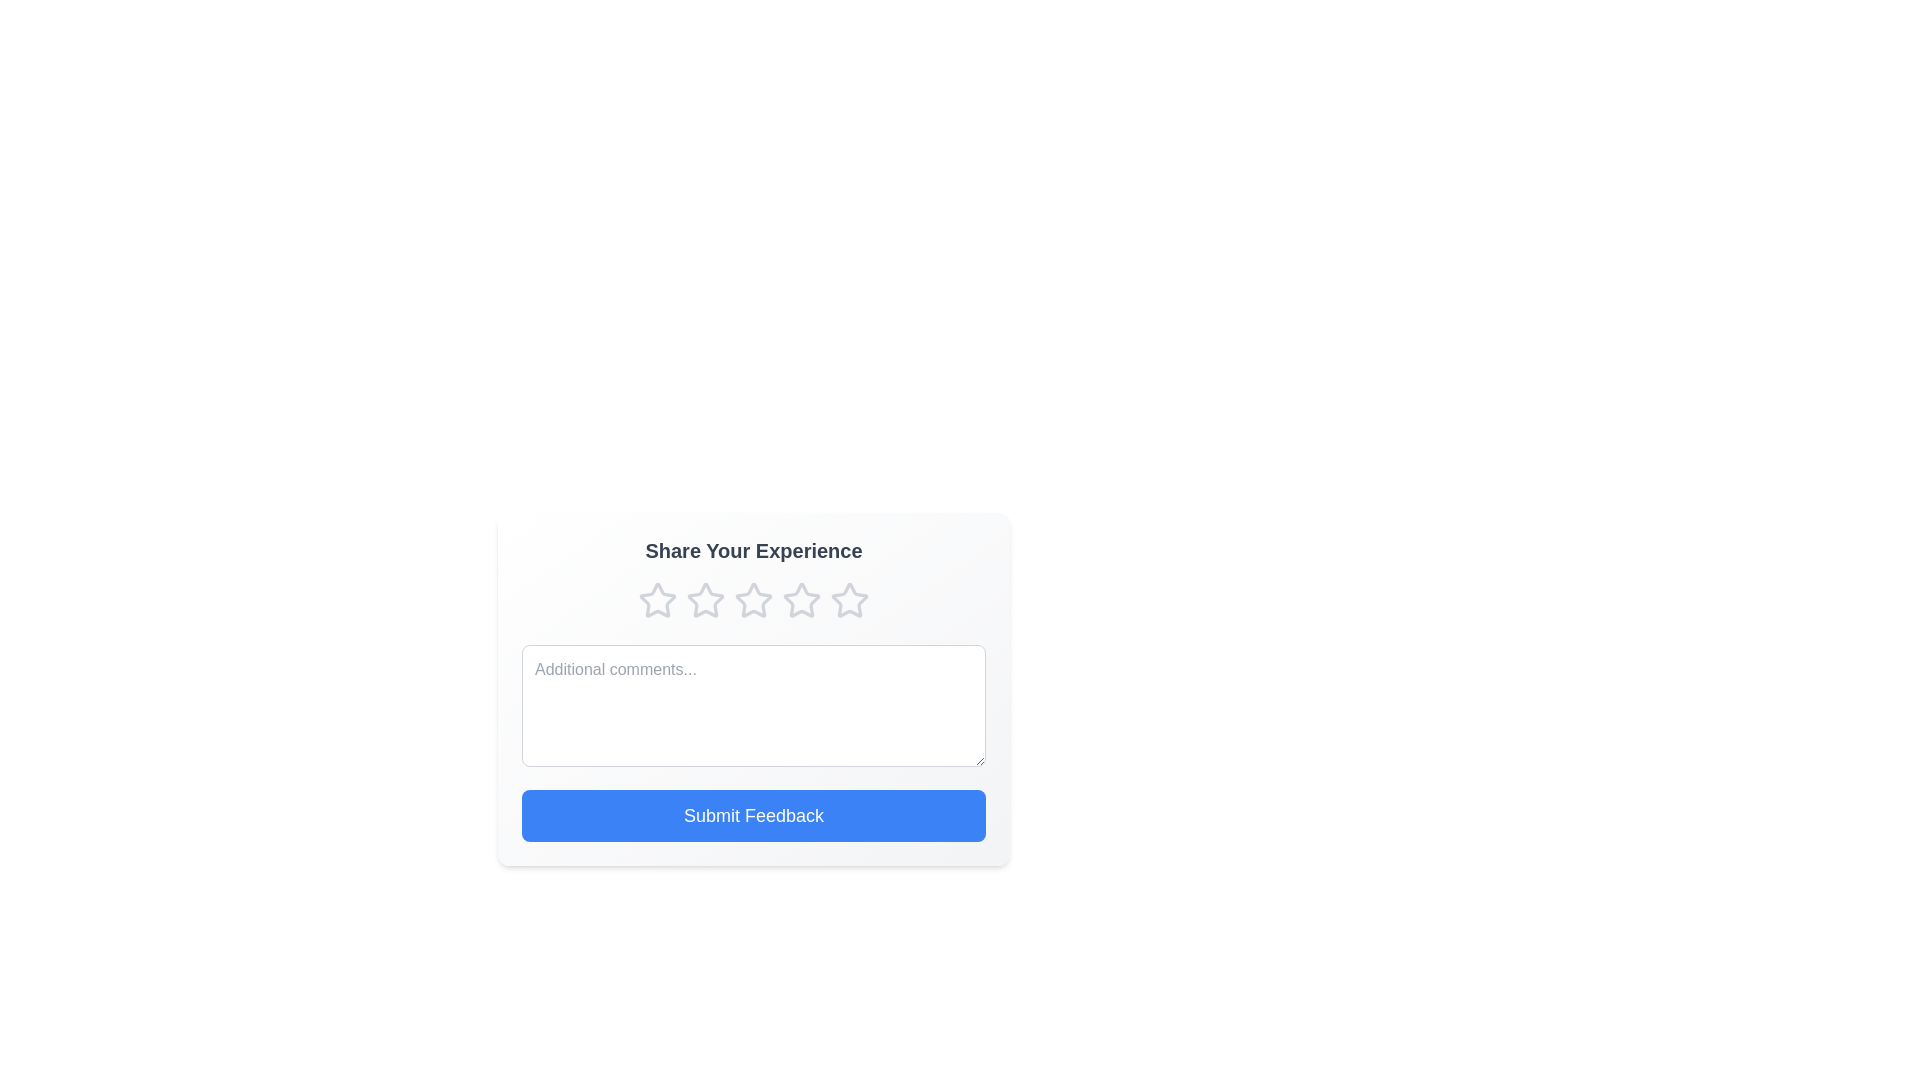 The image size is (1920, 1080). What do you see at coordinates (849, 599) in the screenshot?
I see `the fifth star-shaped rating icon outlined in gray located beneath the 'Share Your Experience' heading in the feedback form` at bounding box center [849, 599].